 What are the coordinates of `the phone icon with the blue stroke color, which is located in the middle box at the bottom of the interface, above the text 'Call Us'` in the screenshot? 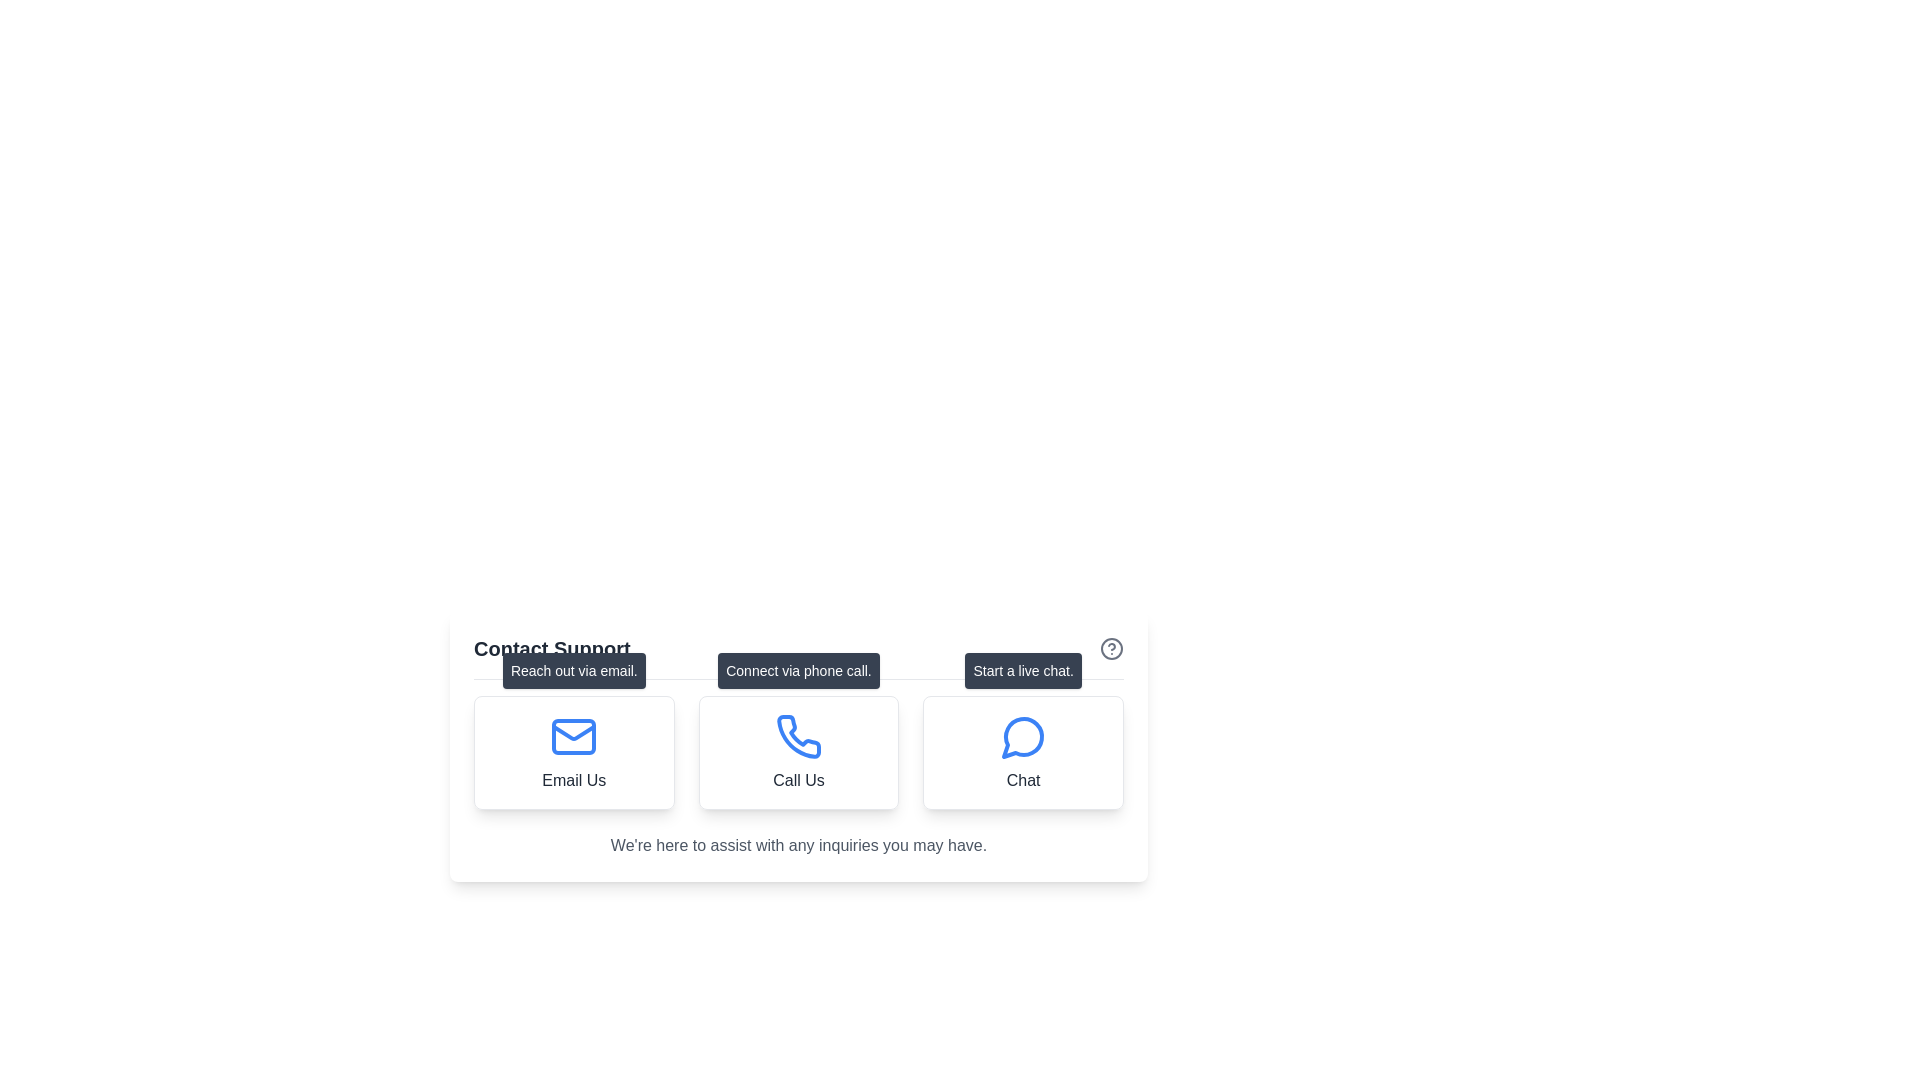 It's located at (797, 736).